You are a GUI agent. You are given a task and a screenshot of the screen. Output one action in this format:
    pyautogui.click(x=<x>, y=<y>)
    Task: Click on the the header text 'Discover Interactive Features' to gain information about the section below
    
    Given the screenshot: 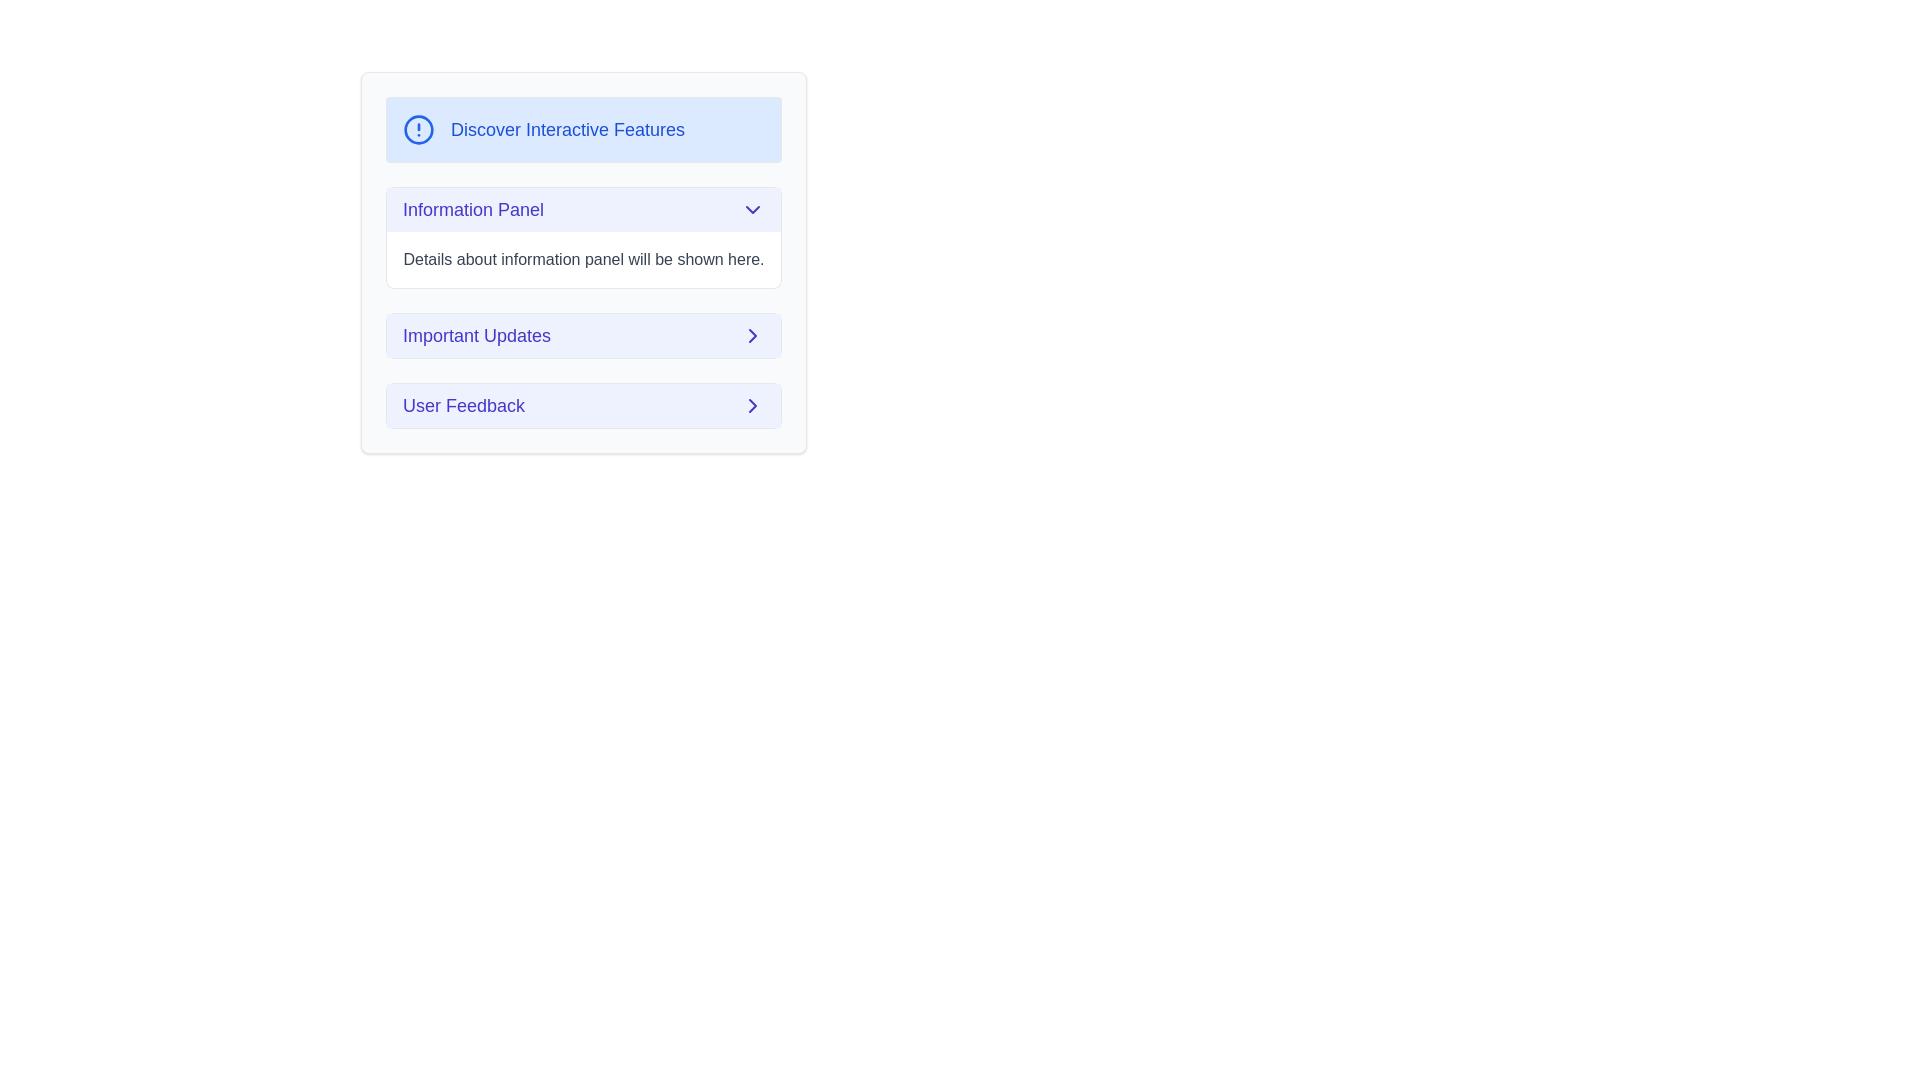 What is the action you would take?
    pyautogui.click(x=567, y=130)
    